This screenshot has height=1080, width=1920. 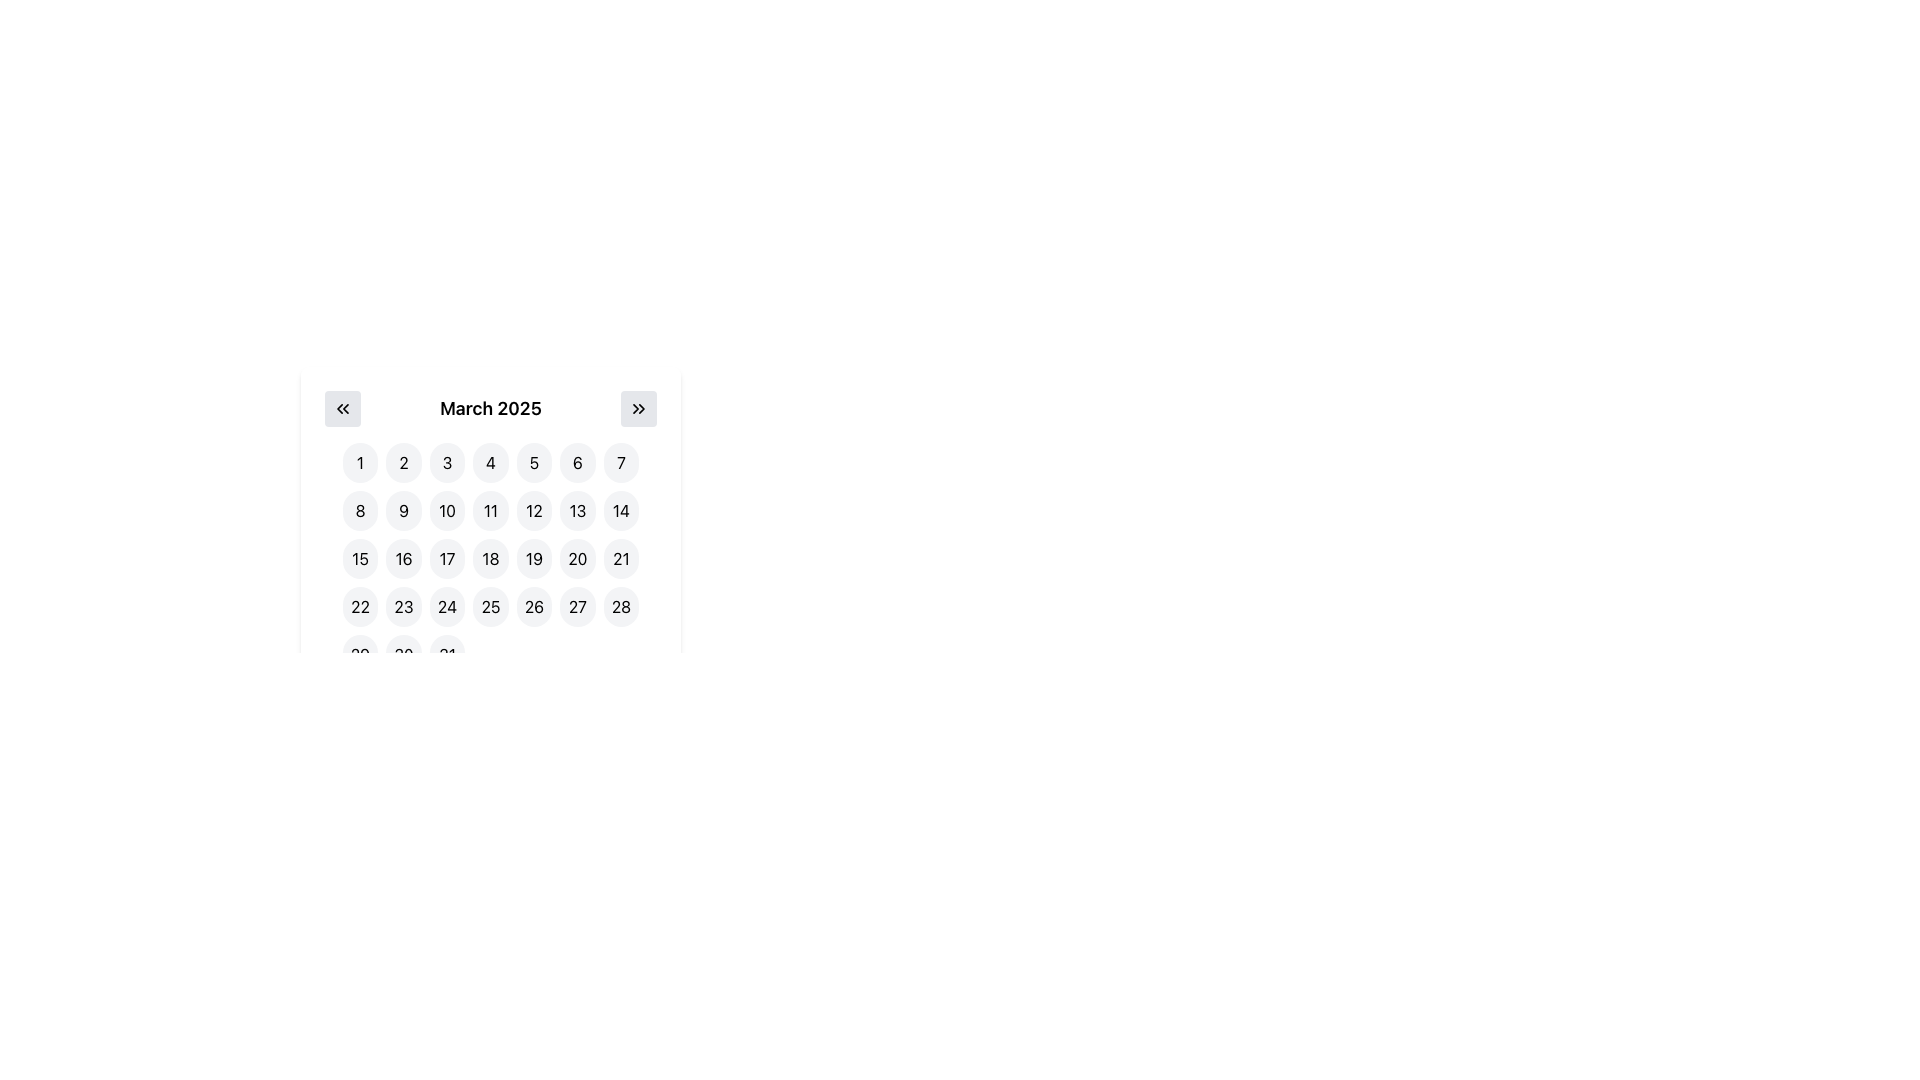 I want to click on the left double chevron button styled with black lines on a gray circular background in the date-picker interface, so click(x=342, y=407).